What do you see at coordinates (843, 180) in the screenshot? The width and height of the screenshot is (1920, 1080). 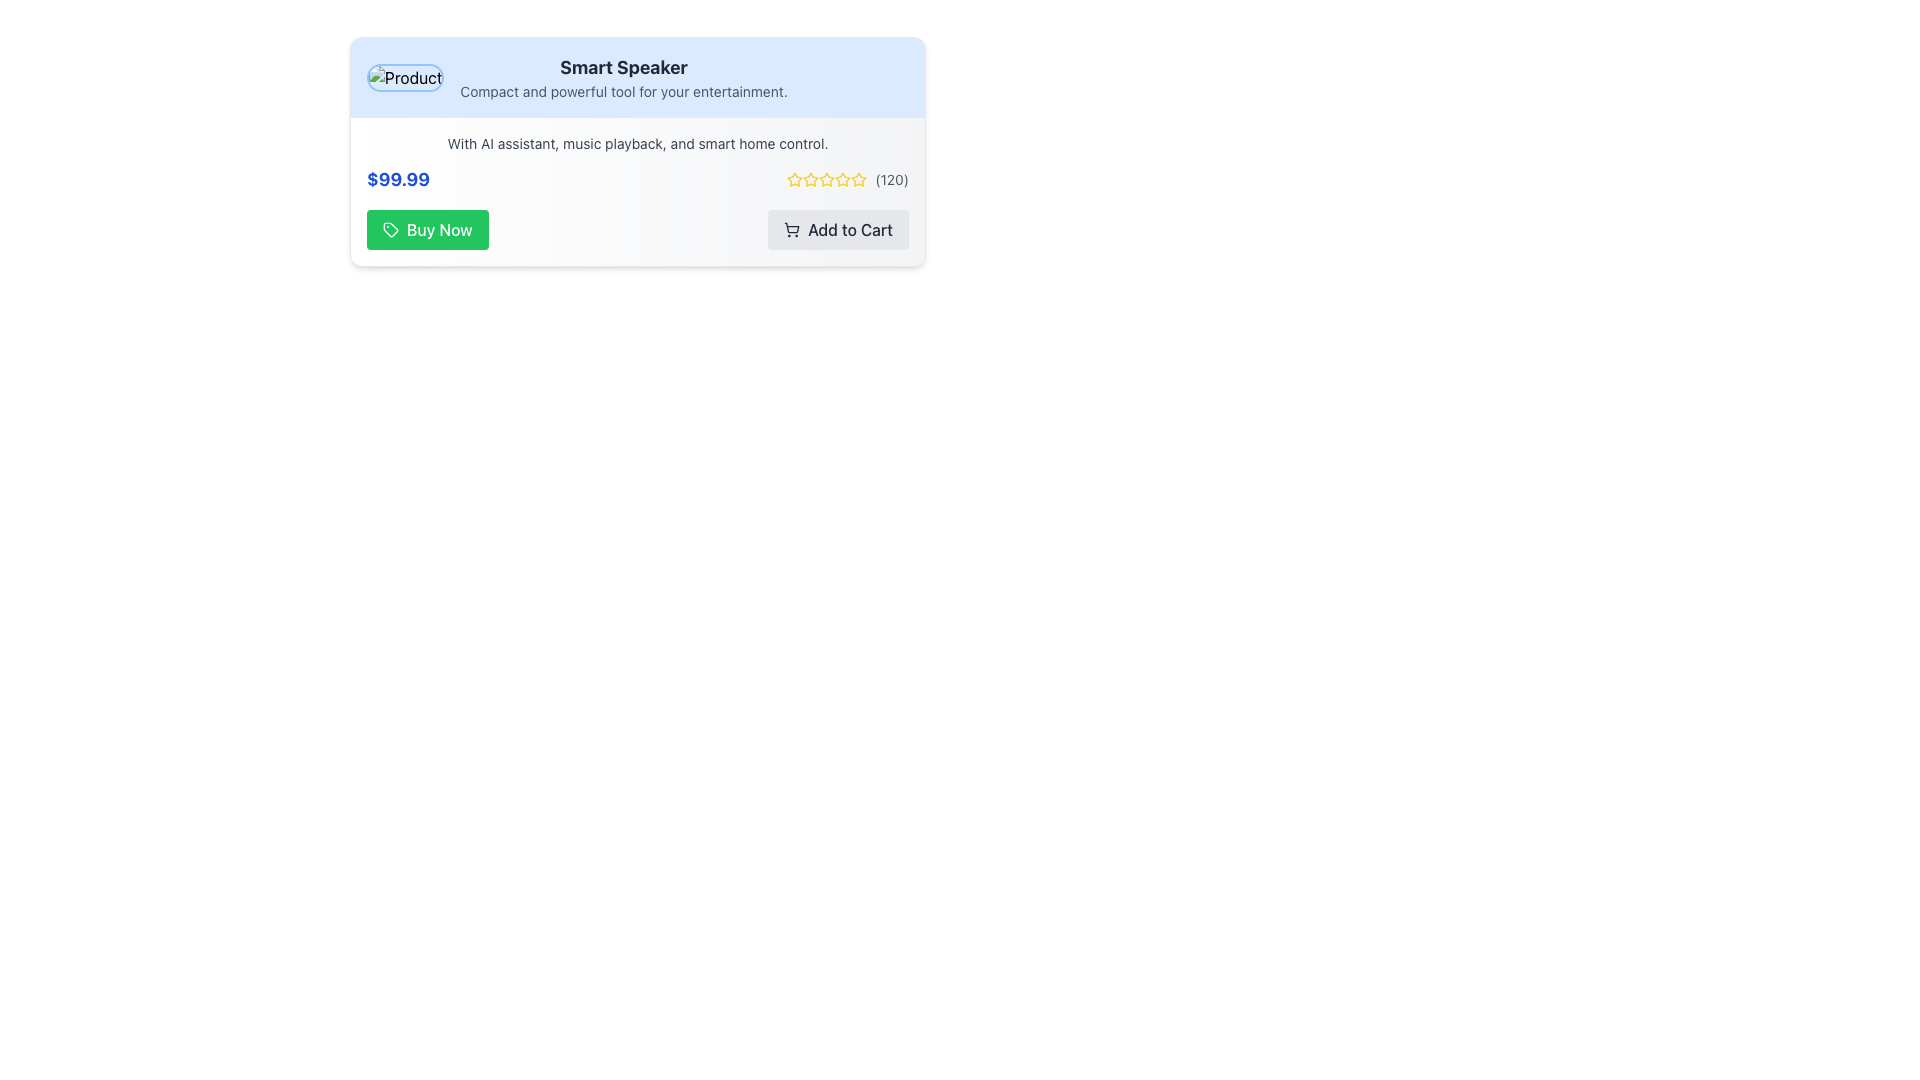 I see `the fourth star icon in the 5-star rating system, which visually indicates the rating level and is located directly to the left of the numeric indicator '(120)'` at bounding box center [843, 180].